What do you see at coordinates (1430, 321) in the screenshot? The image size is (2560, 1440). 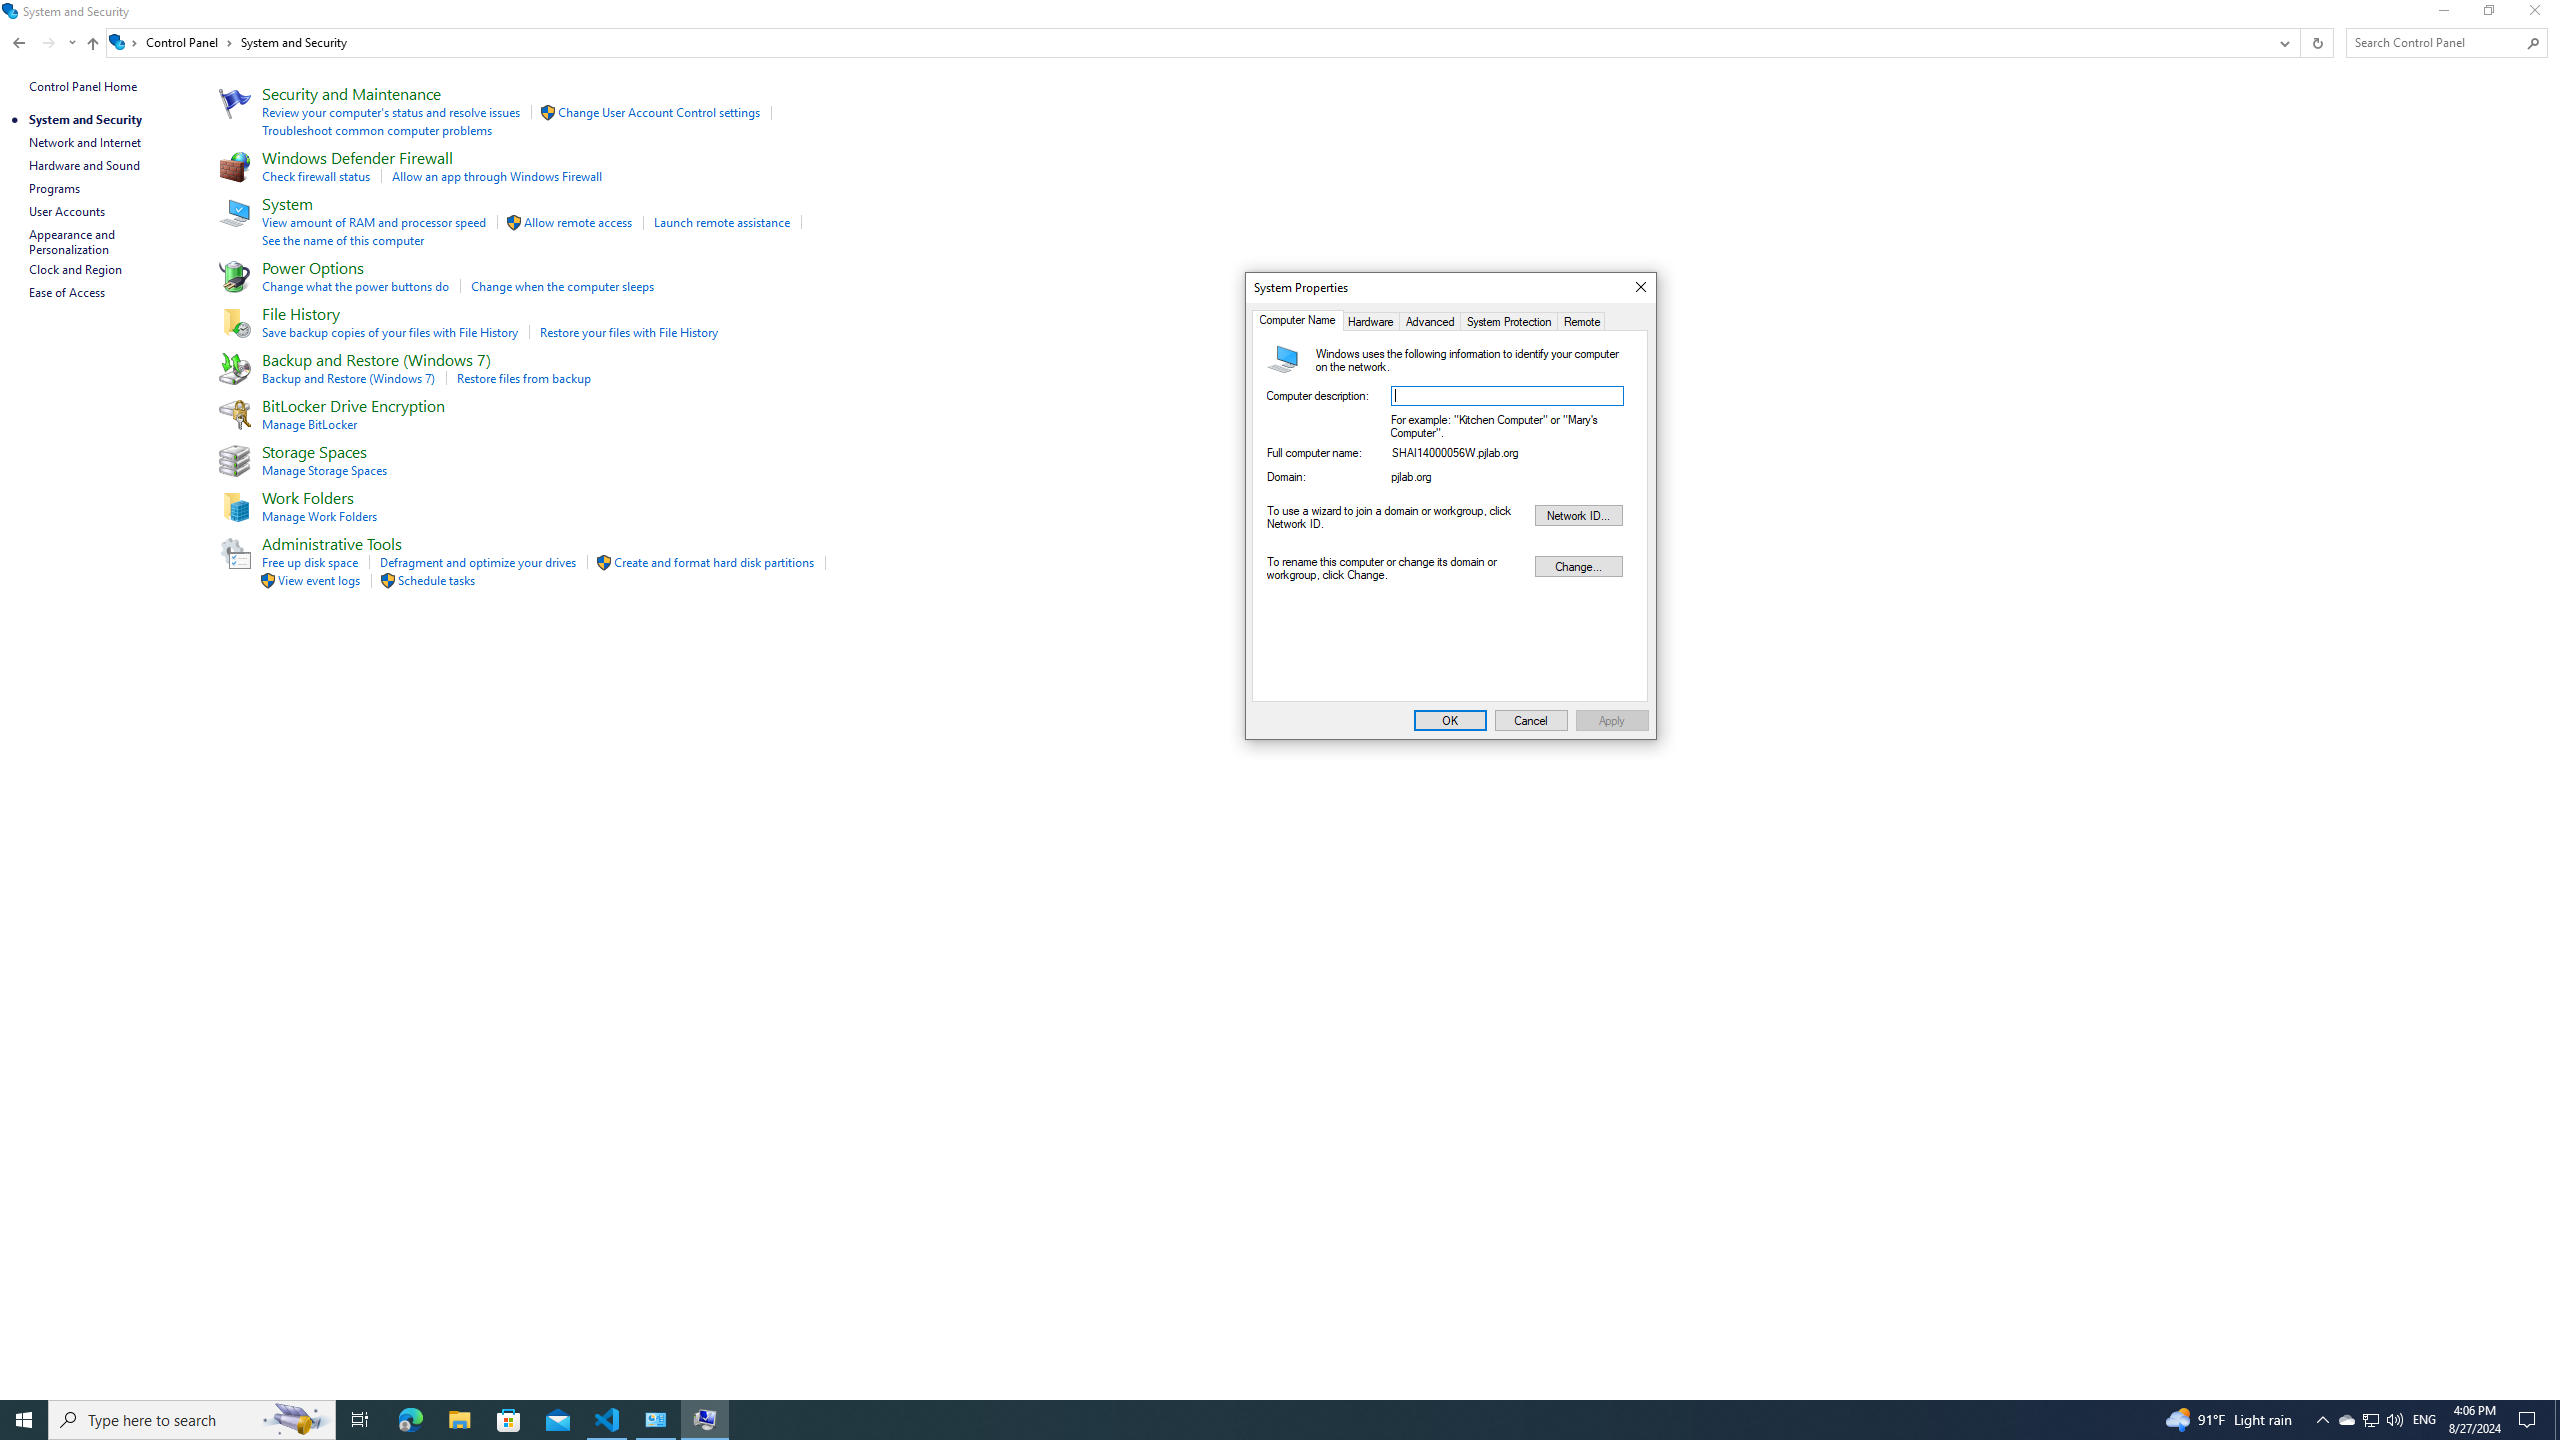 I see `'Advanced'` at bounding box center [1430, 321].